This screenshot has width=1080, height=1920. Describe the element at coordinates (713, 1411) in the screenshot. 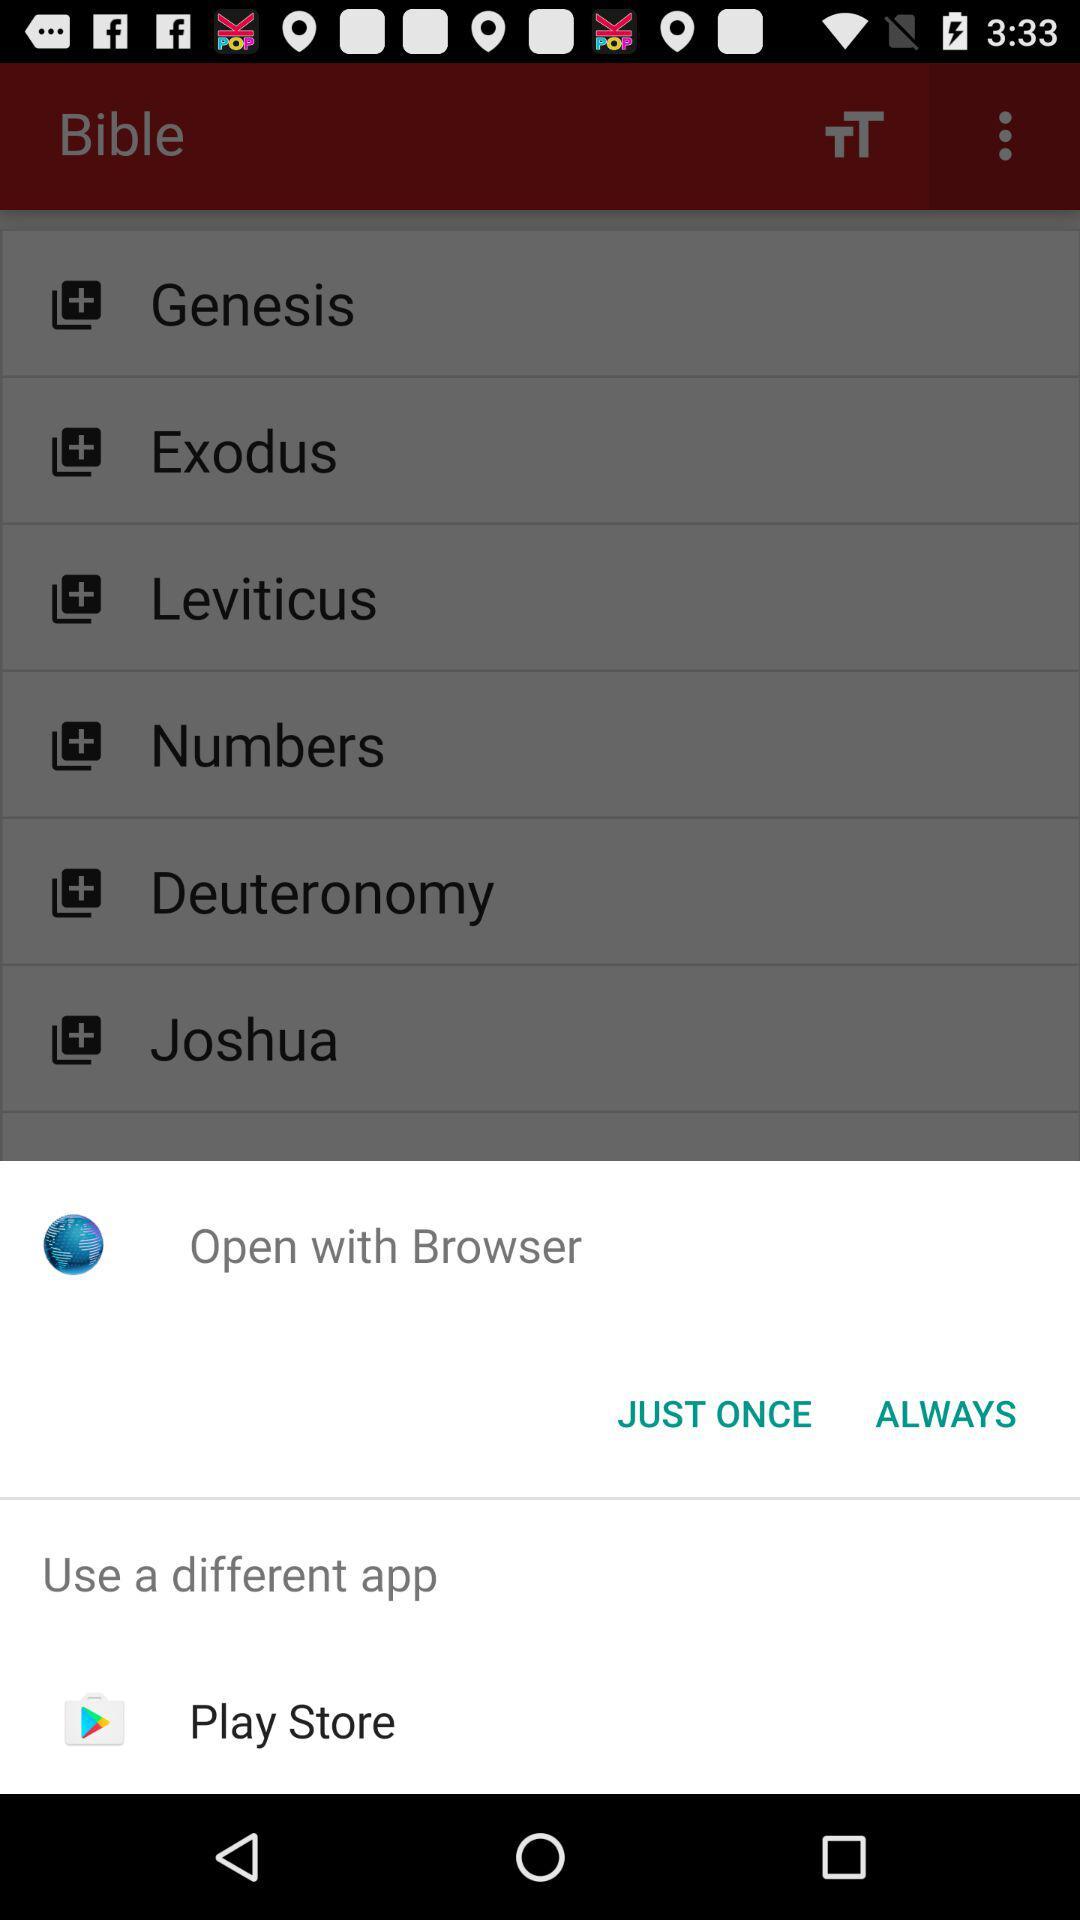

I see `item next to always icon` at that location.